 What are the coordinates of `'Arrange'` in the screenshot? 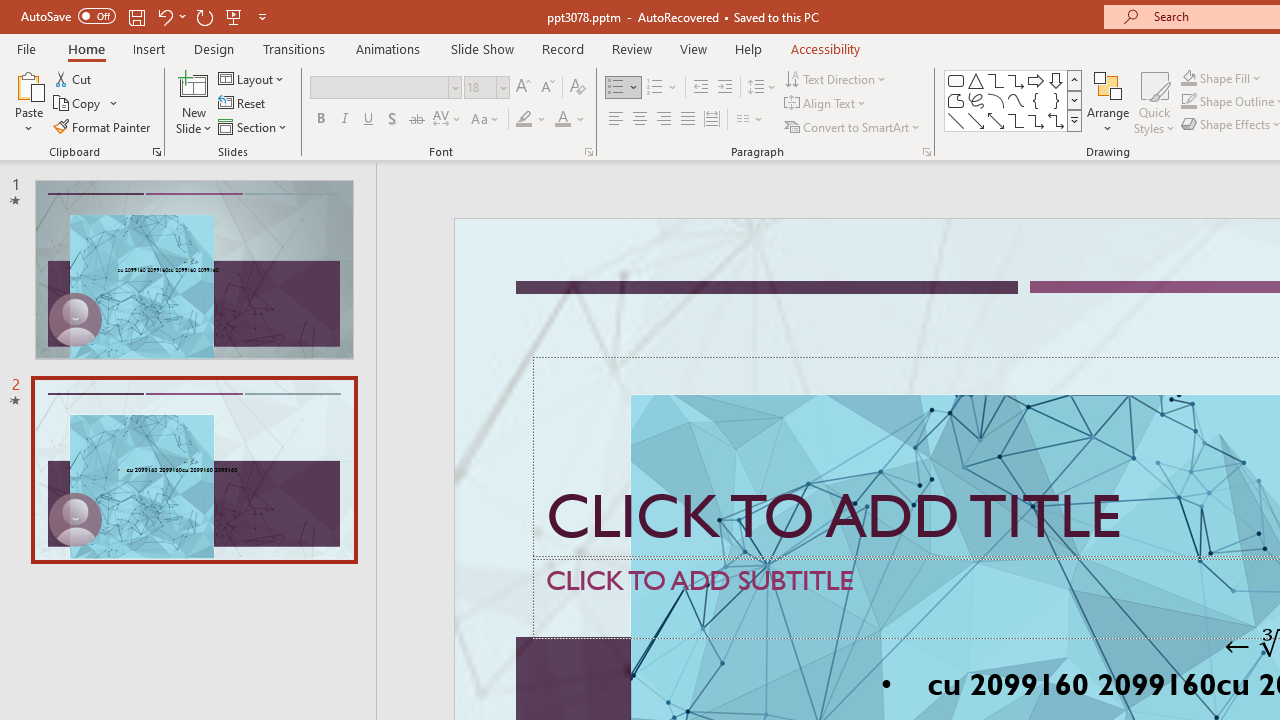 It's located at (1107, 103).